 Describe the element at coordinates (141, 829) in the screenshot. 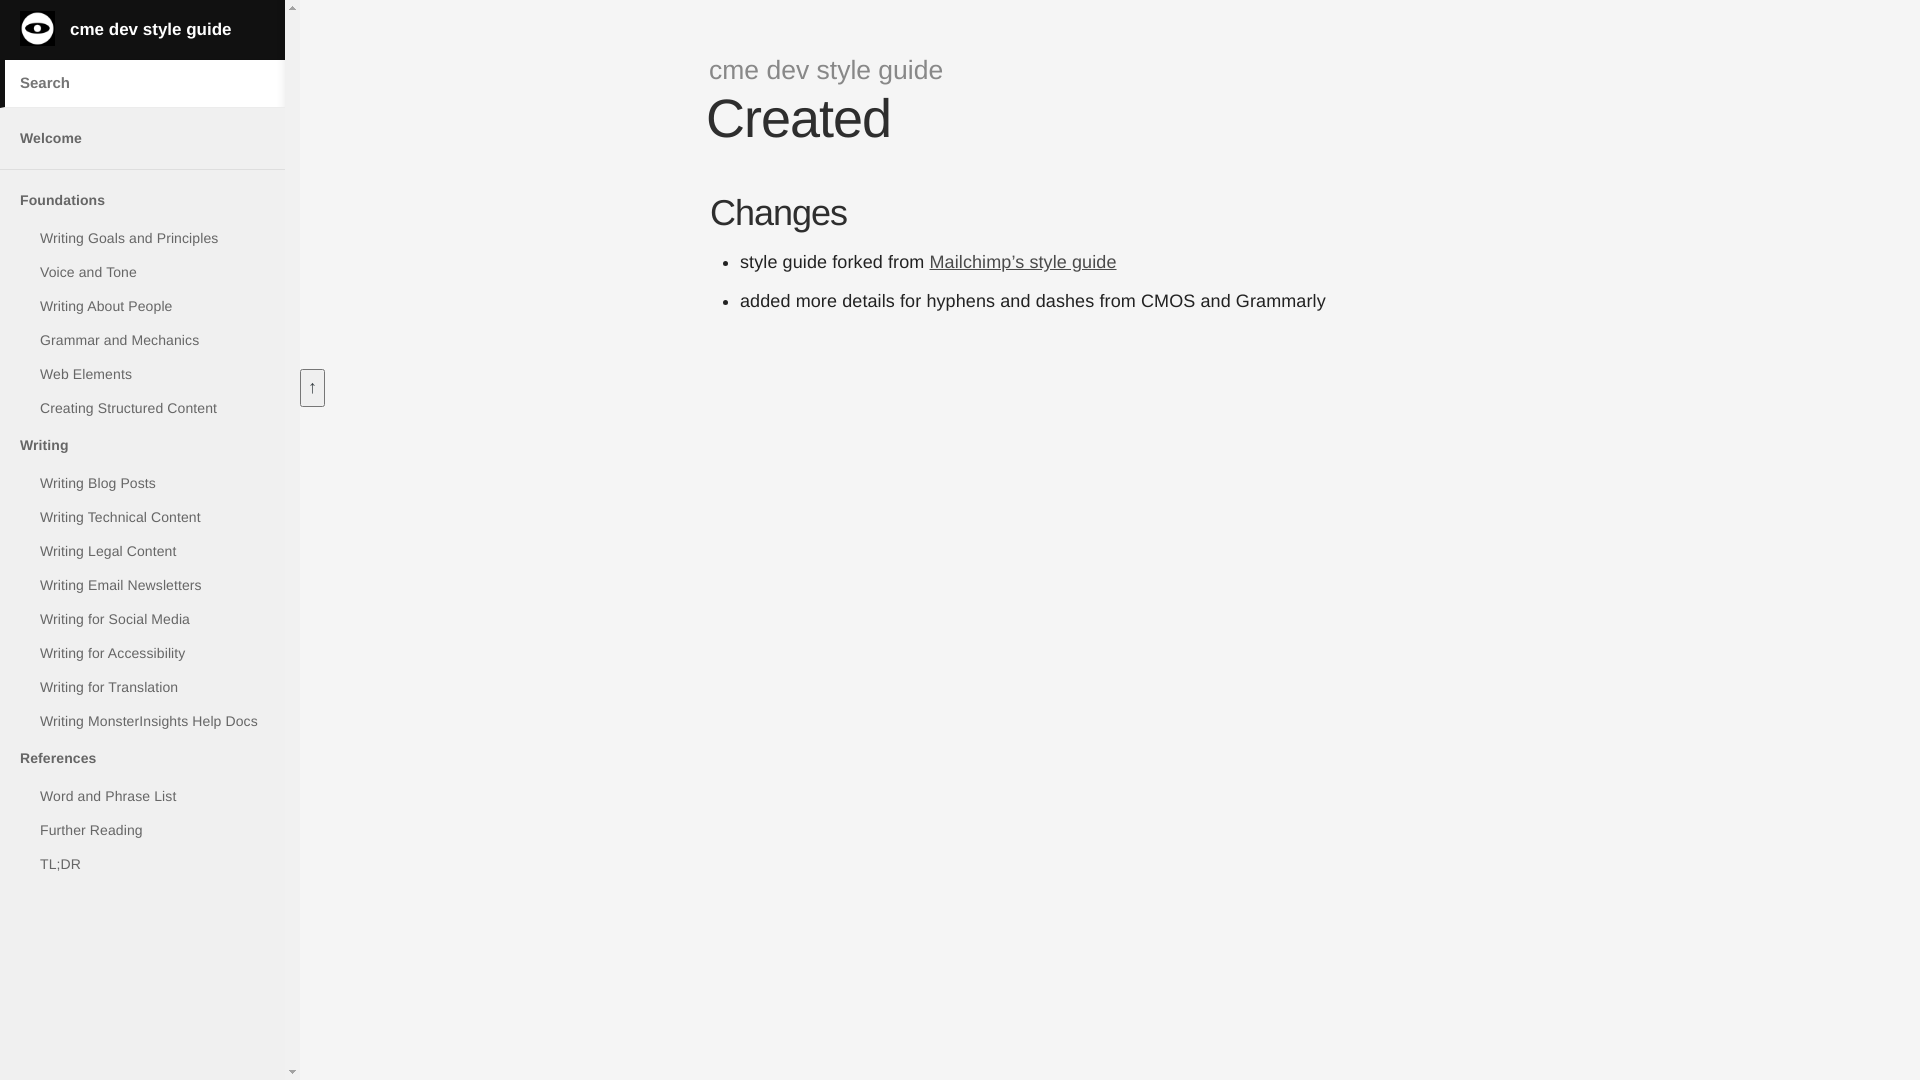

I see `'Further Reading'` at that location.